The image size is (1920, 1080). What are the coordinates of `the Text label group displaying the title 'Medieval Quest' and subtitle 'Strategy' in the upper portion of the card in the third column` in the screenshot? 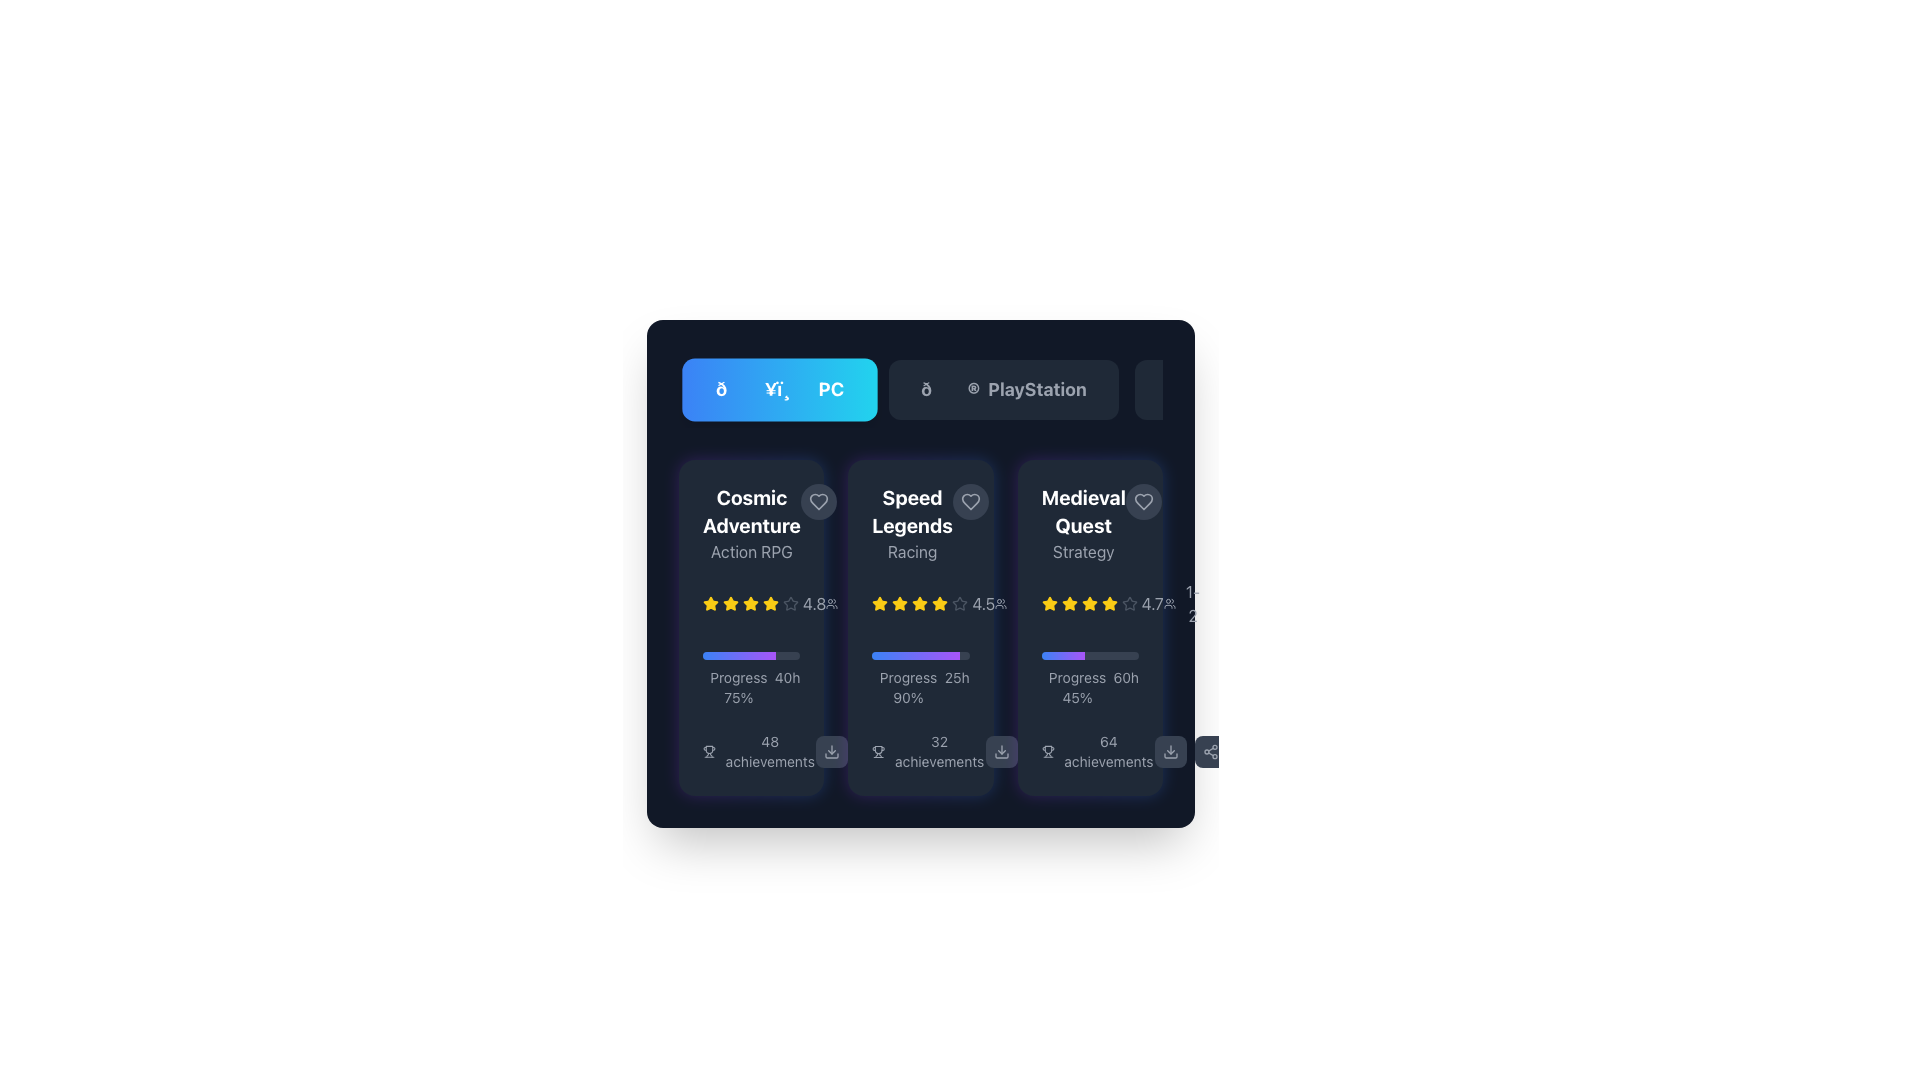 It's located at (1082, 523).